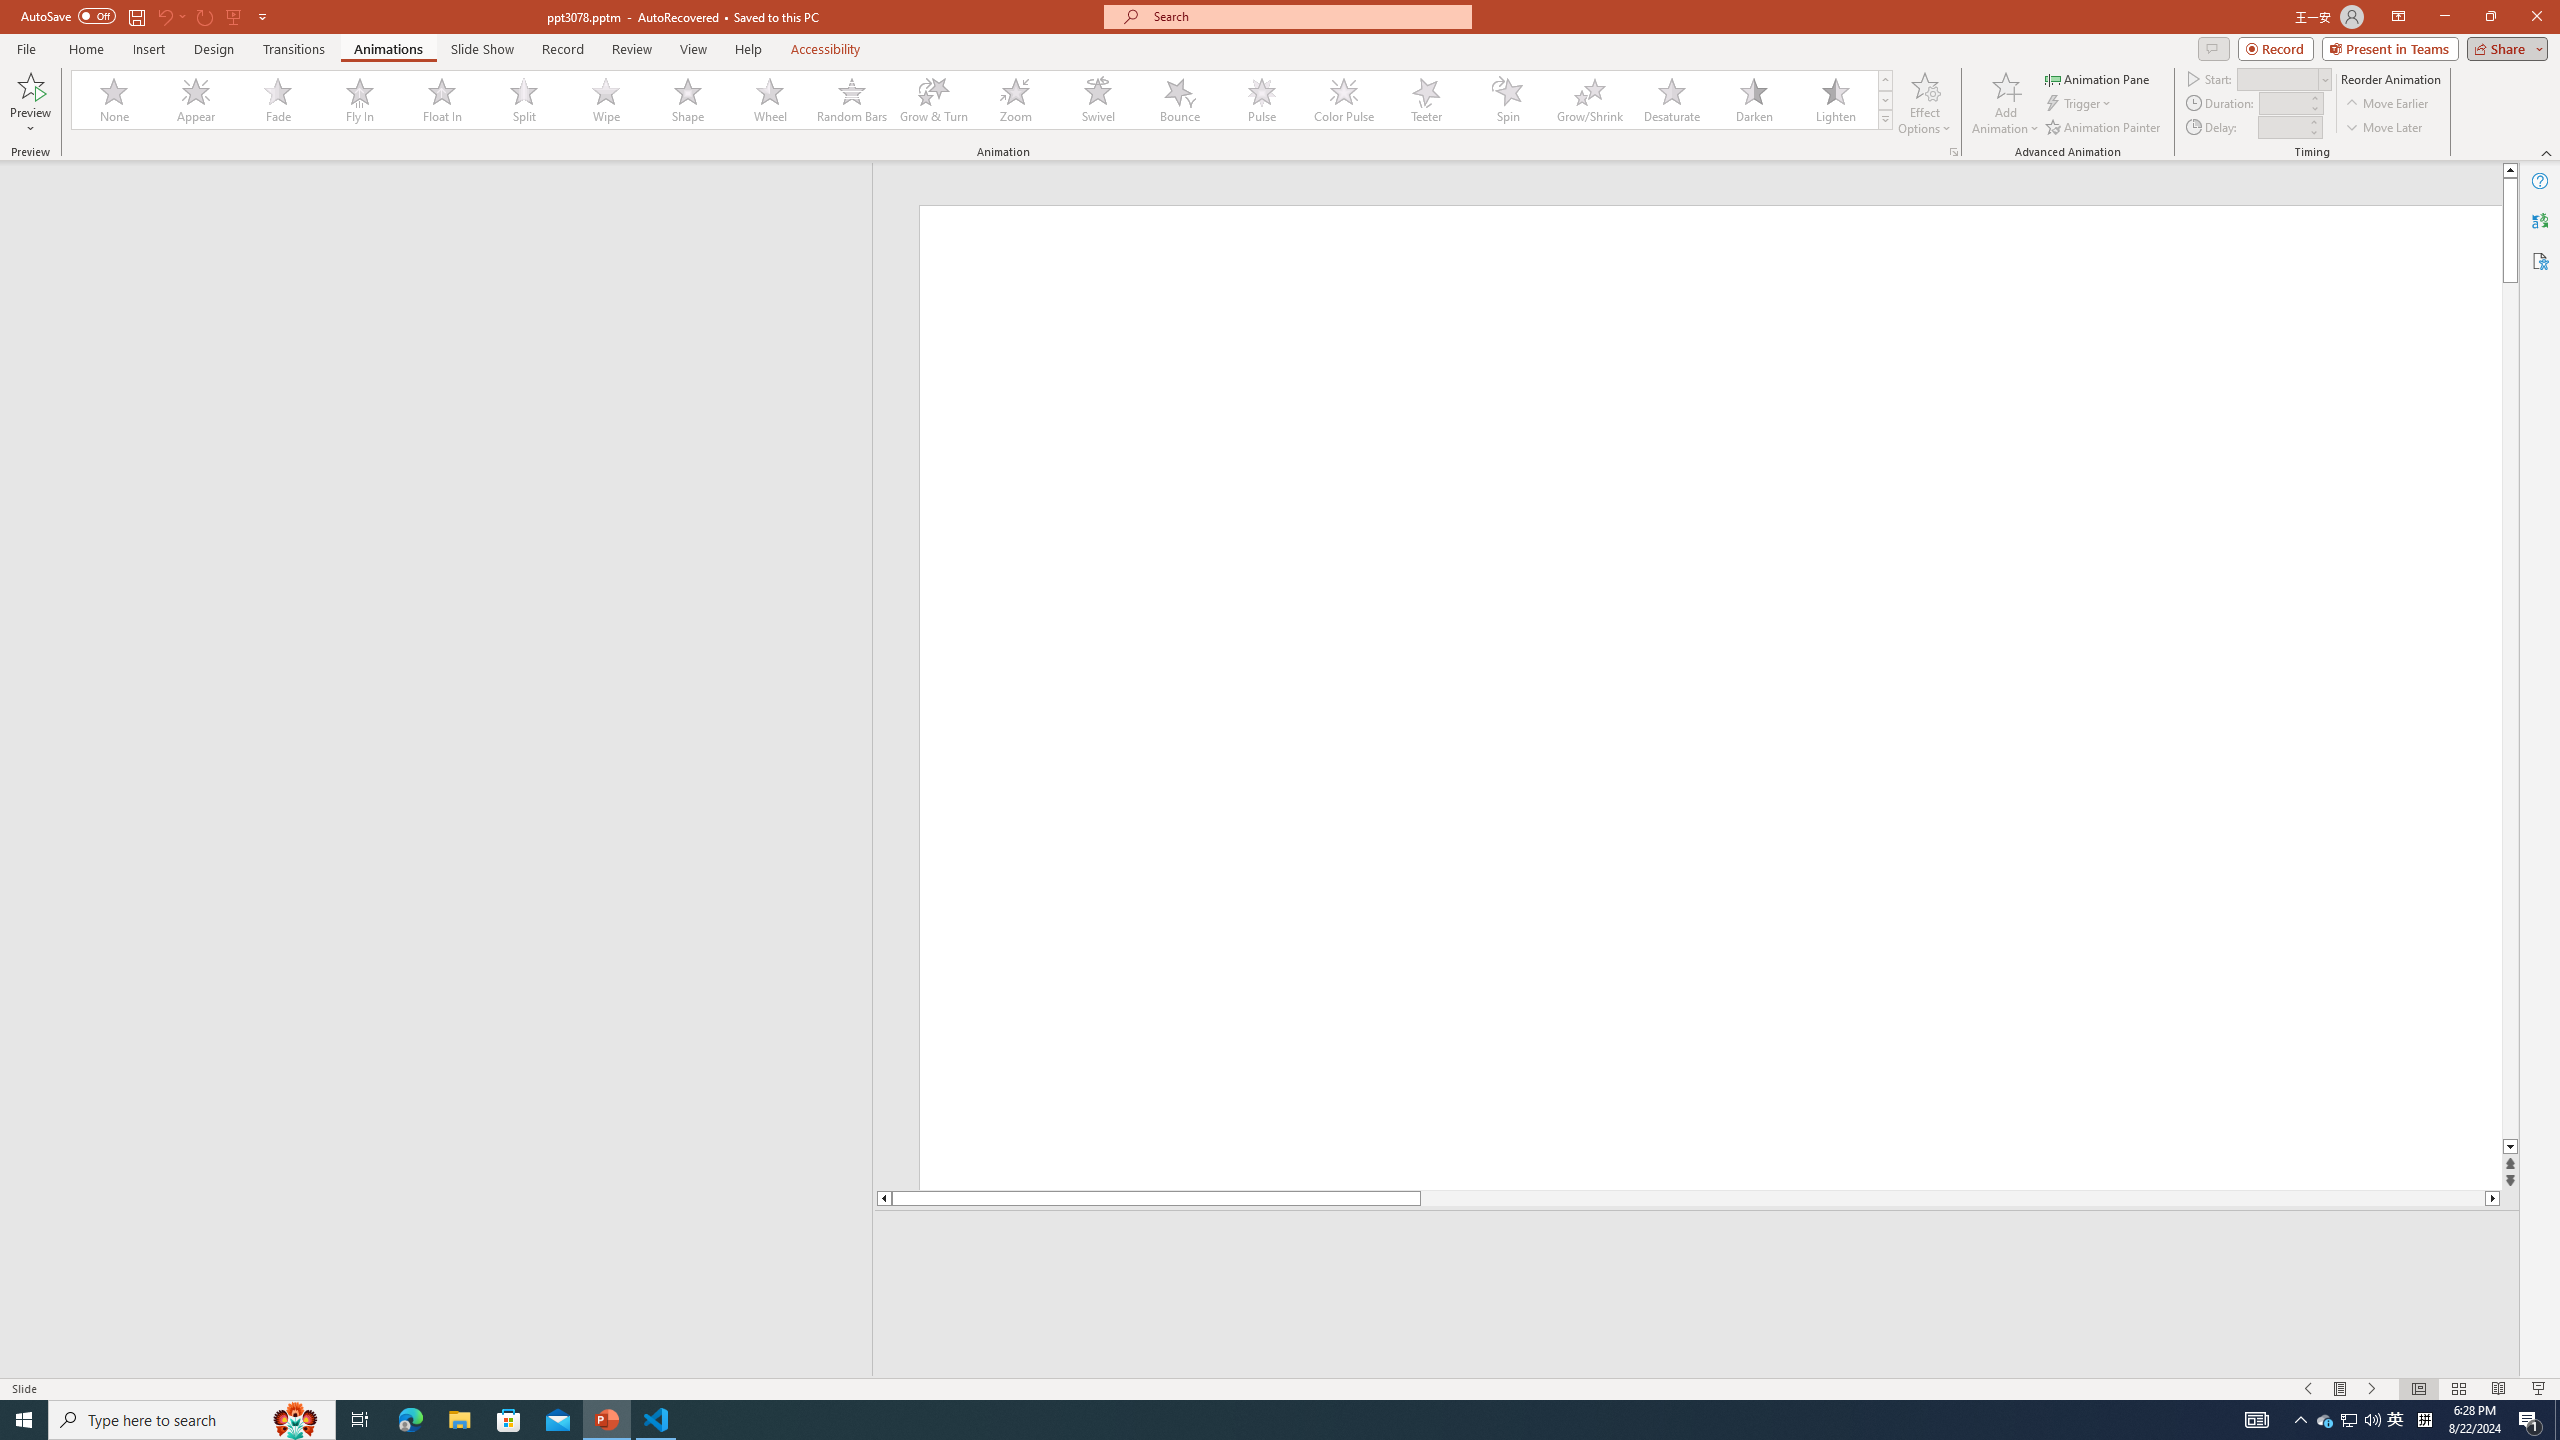  I want to click on 'Random Bars', so click(851, 99).